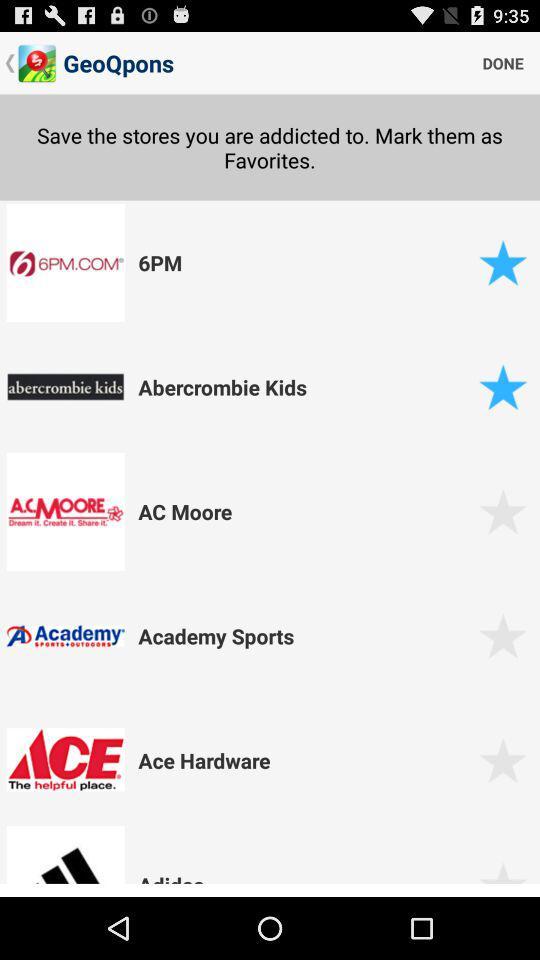 The height and width of the screenshot is (960, 540). What do you see at coordinates (305, 385) in the screenshot?
I see `abercrombie kids` at bounding box center [305, 385].